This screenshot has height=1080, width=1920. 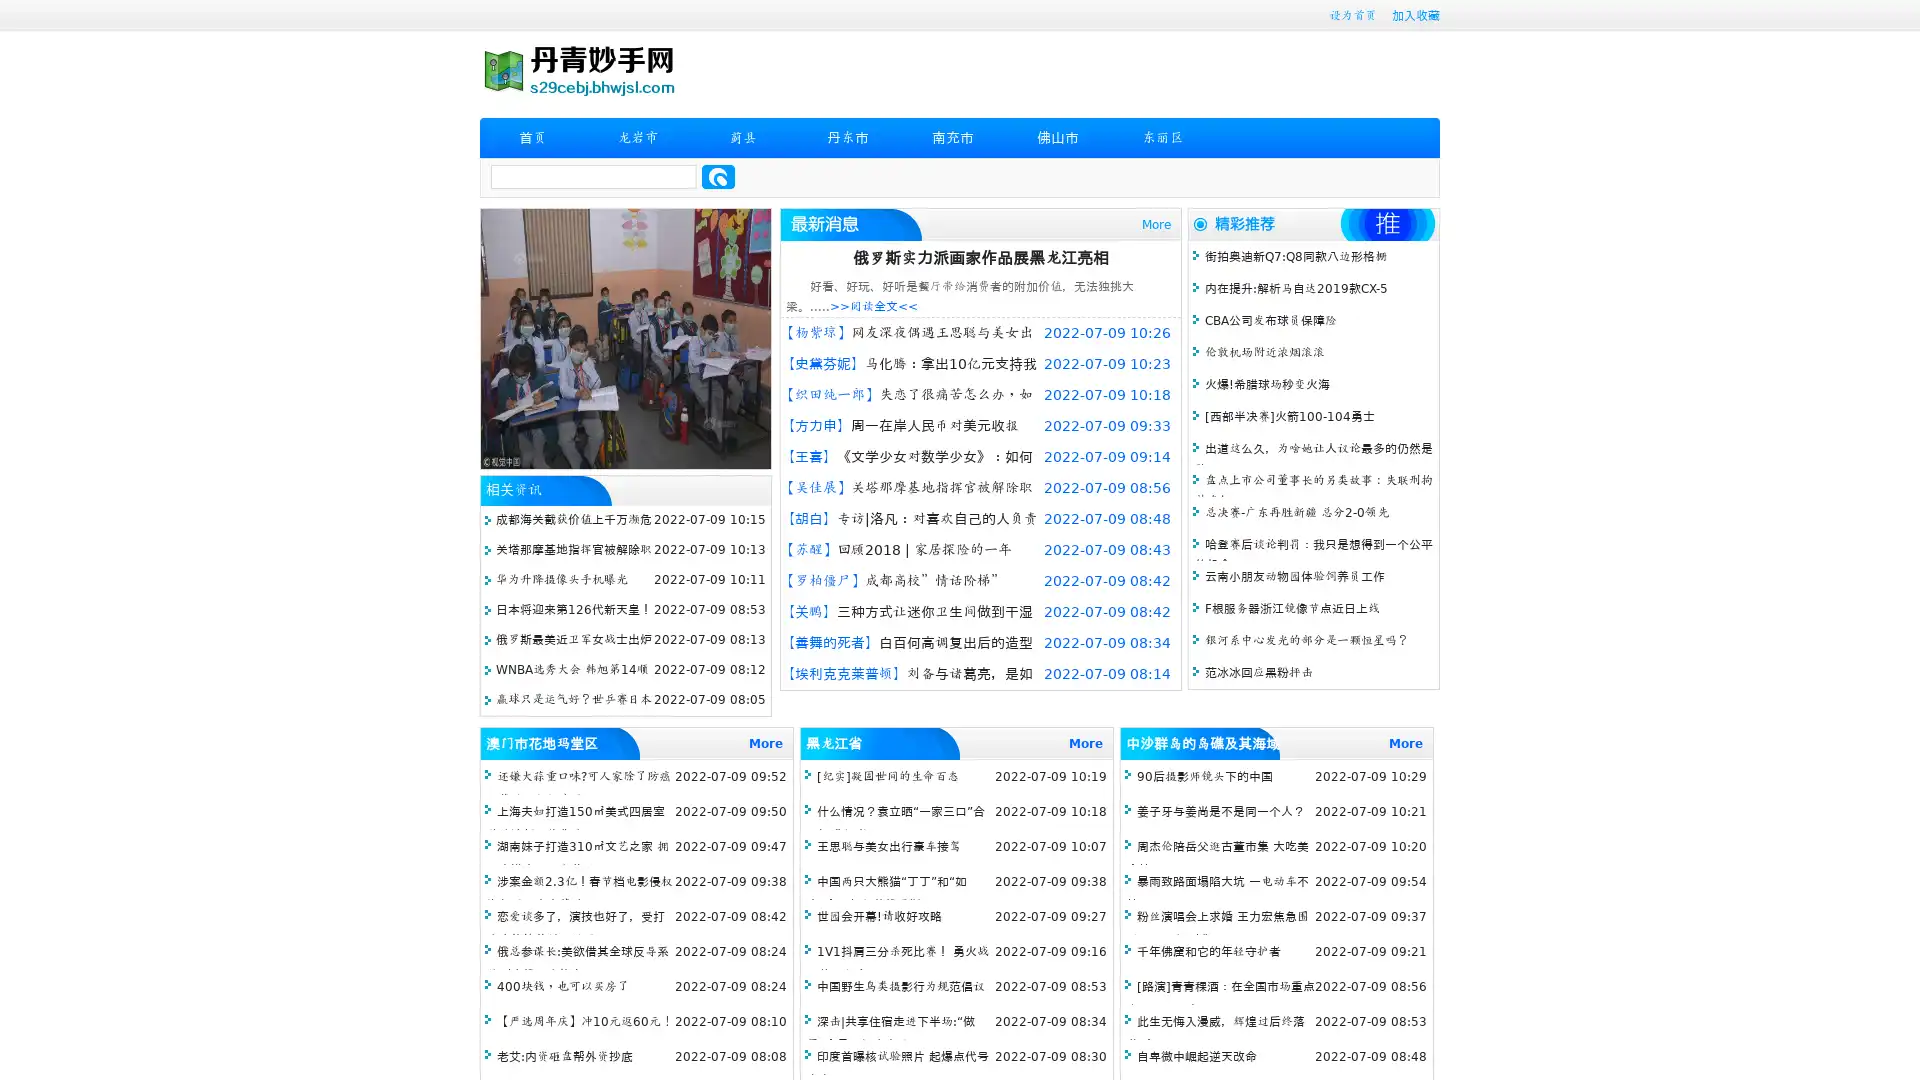 I want to click on Search, so click(x=718, y=176).